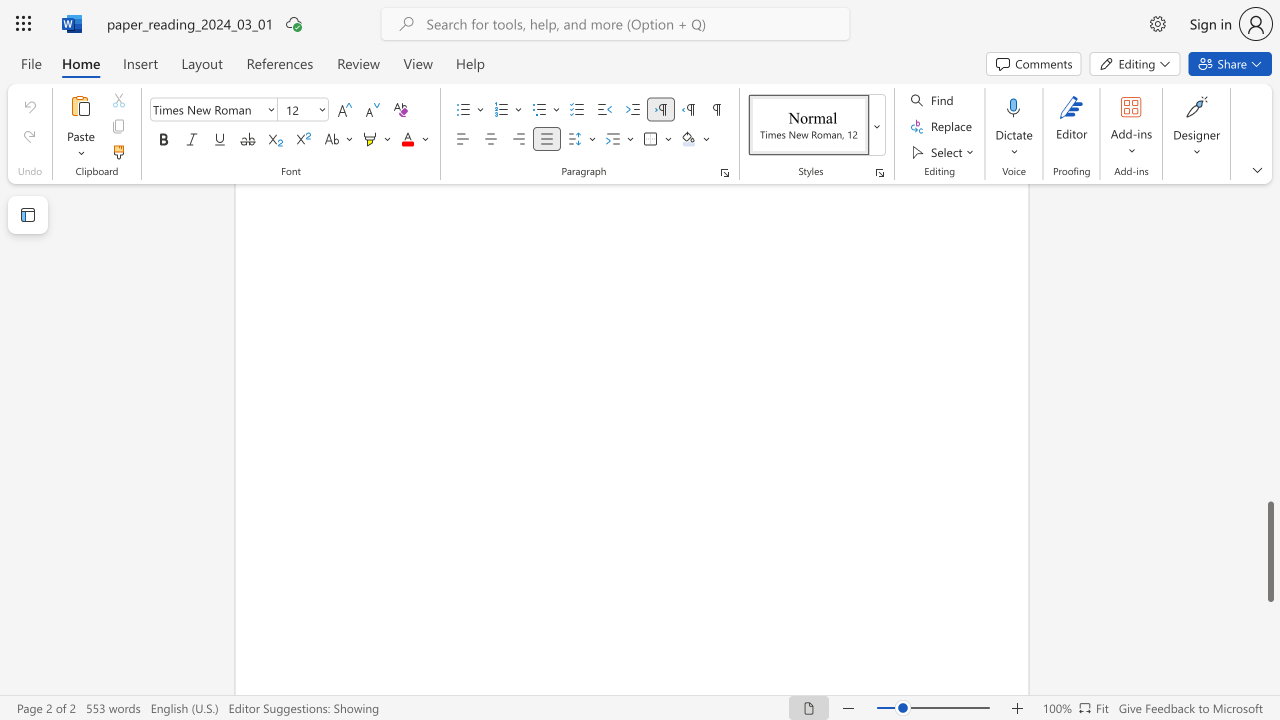  What do you see at coordinates (1269, 318) in the screenshot?
I see `the scrollbar to scroll upward` at bounding box center [1269, 318].